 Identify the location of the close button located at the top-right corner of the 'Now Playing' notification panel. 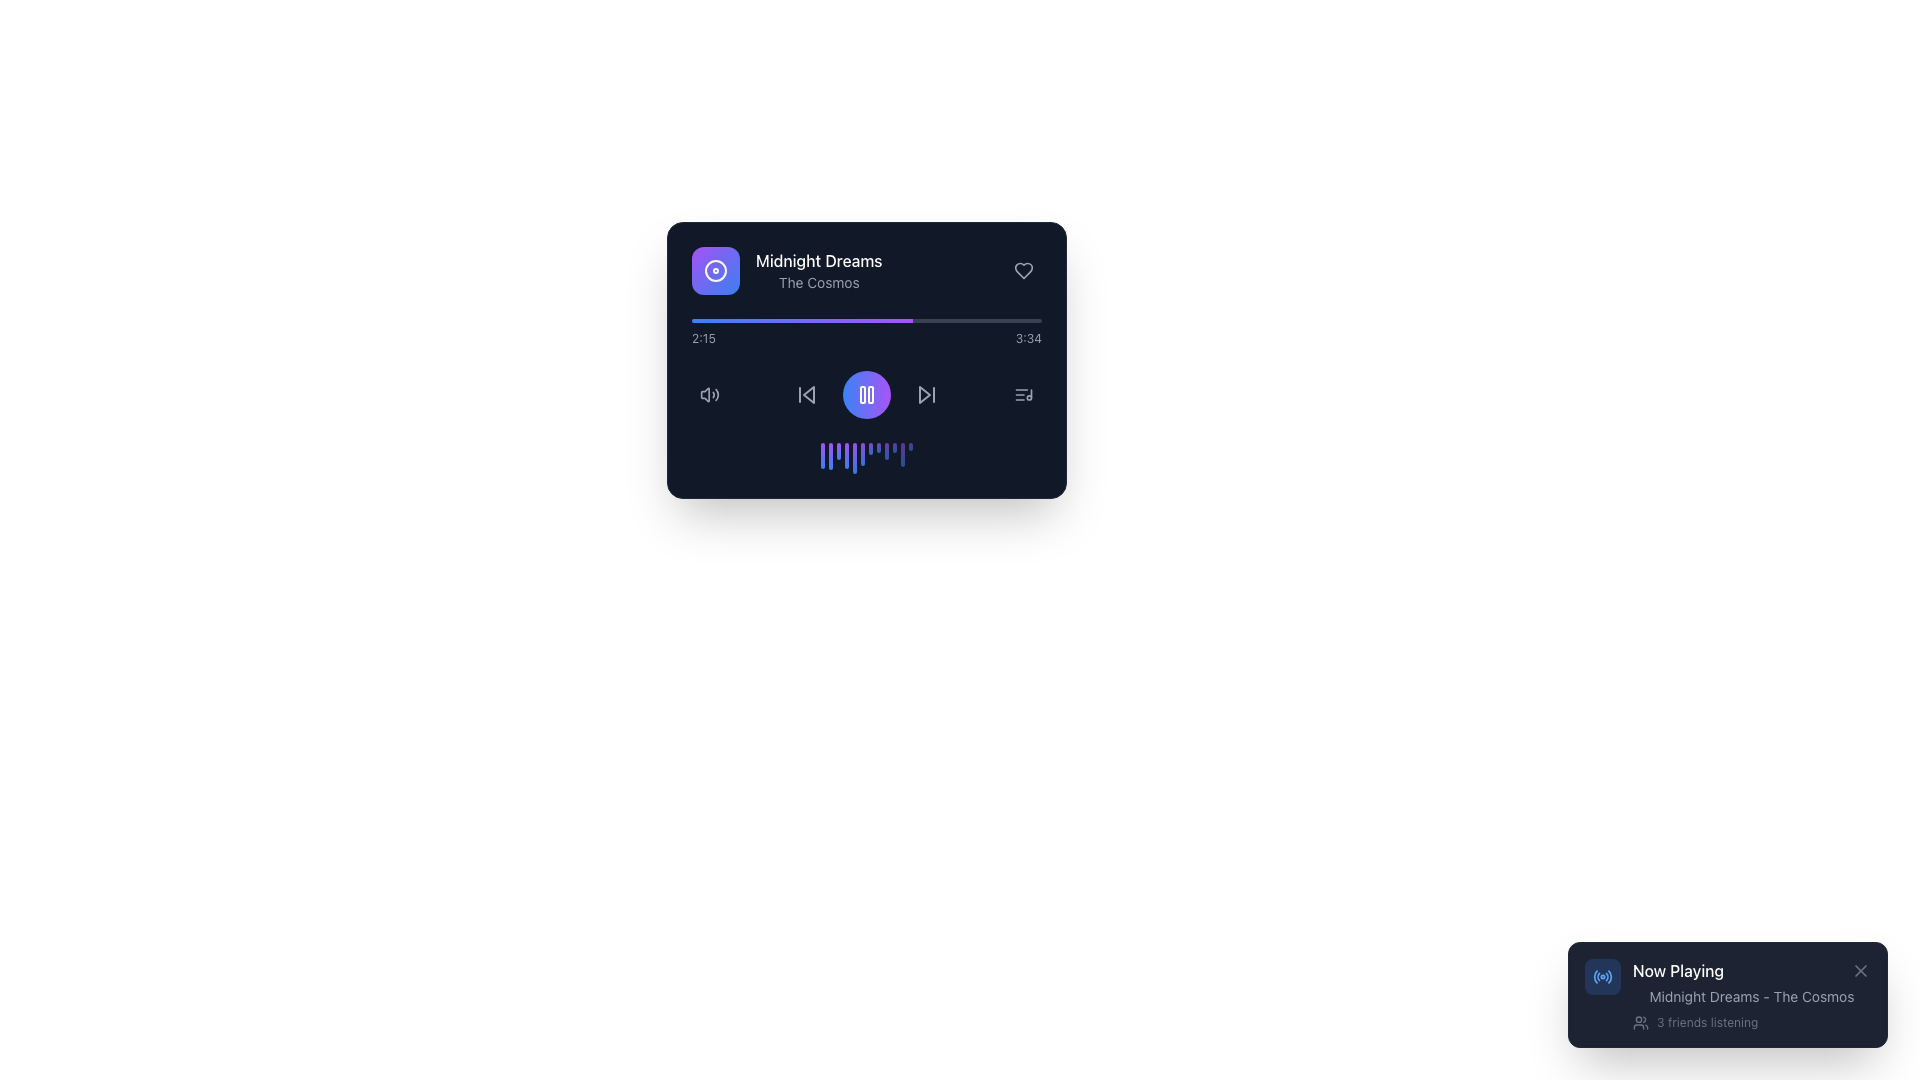
(1860, 970).